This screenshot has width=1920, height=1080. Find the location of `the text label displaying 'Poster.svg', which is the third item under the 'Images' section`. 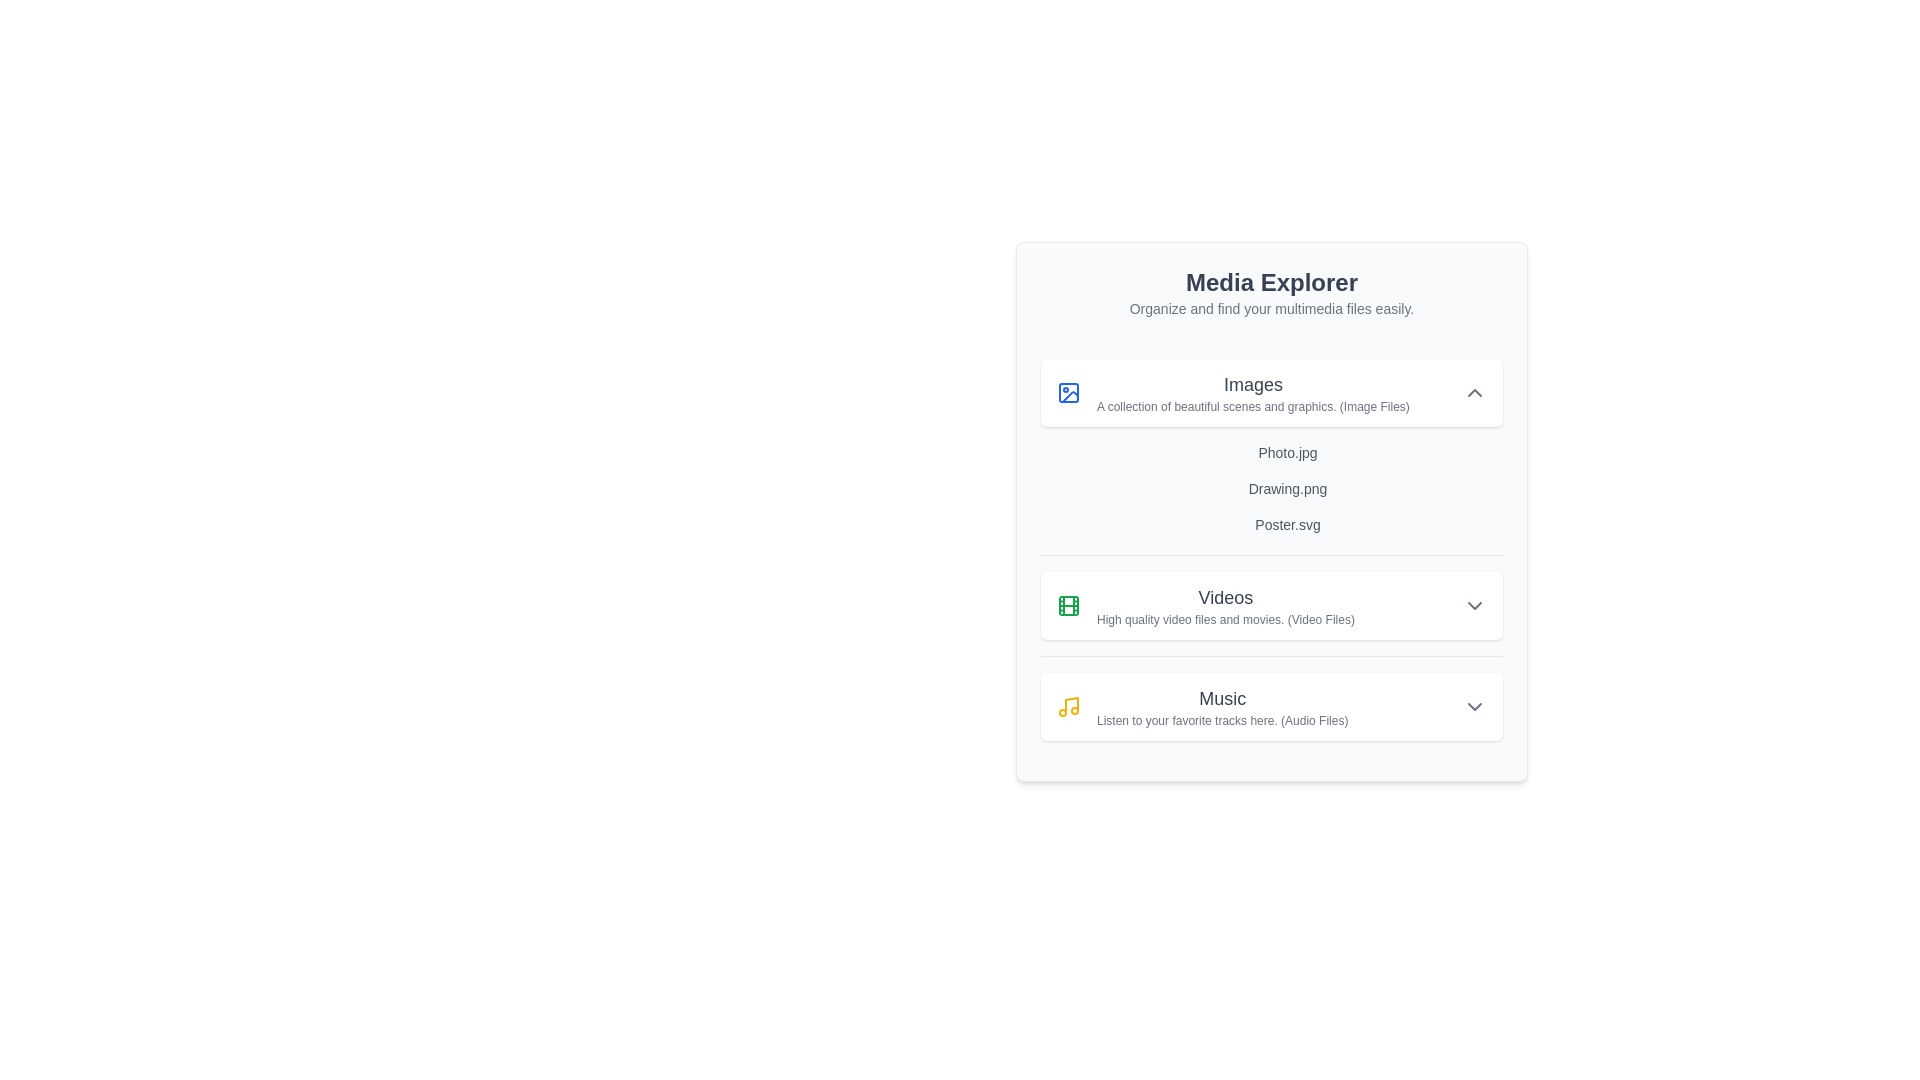

the text label displaying 'Poster.svg', which is the third item under the 'Images' section is located at coordinates (1287, 523).